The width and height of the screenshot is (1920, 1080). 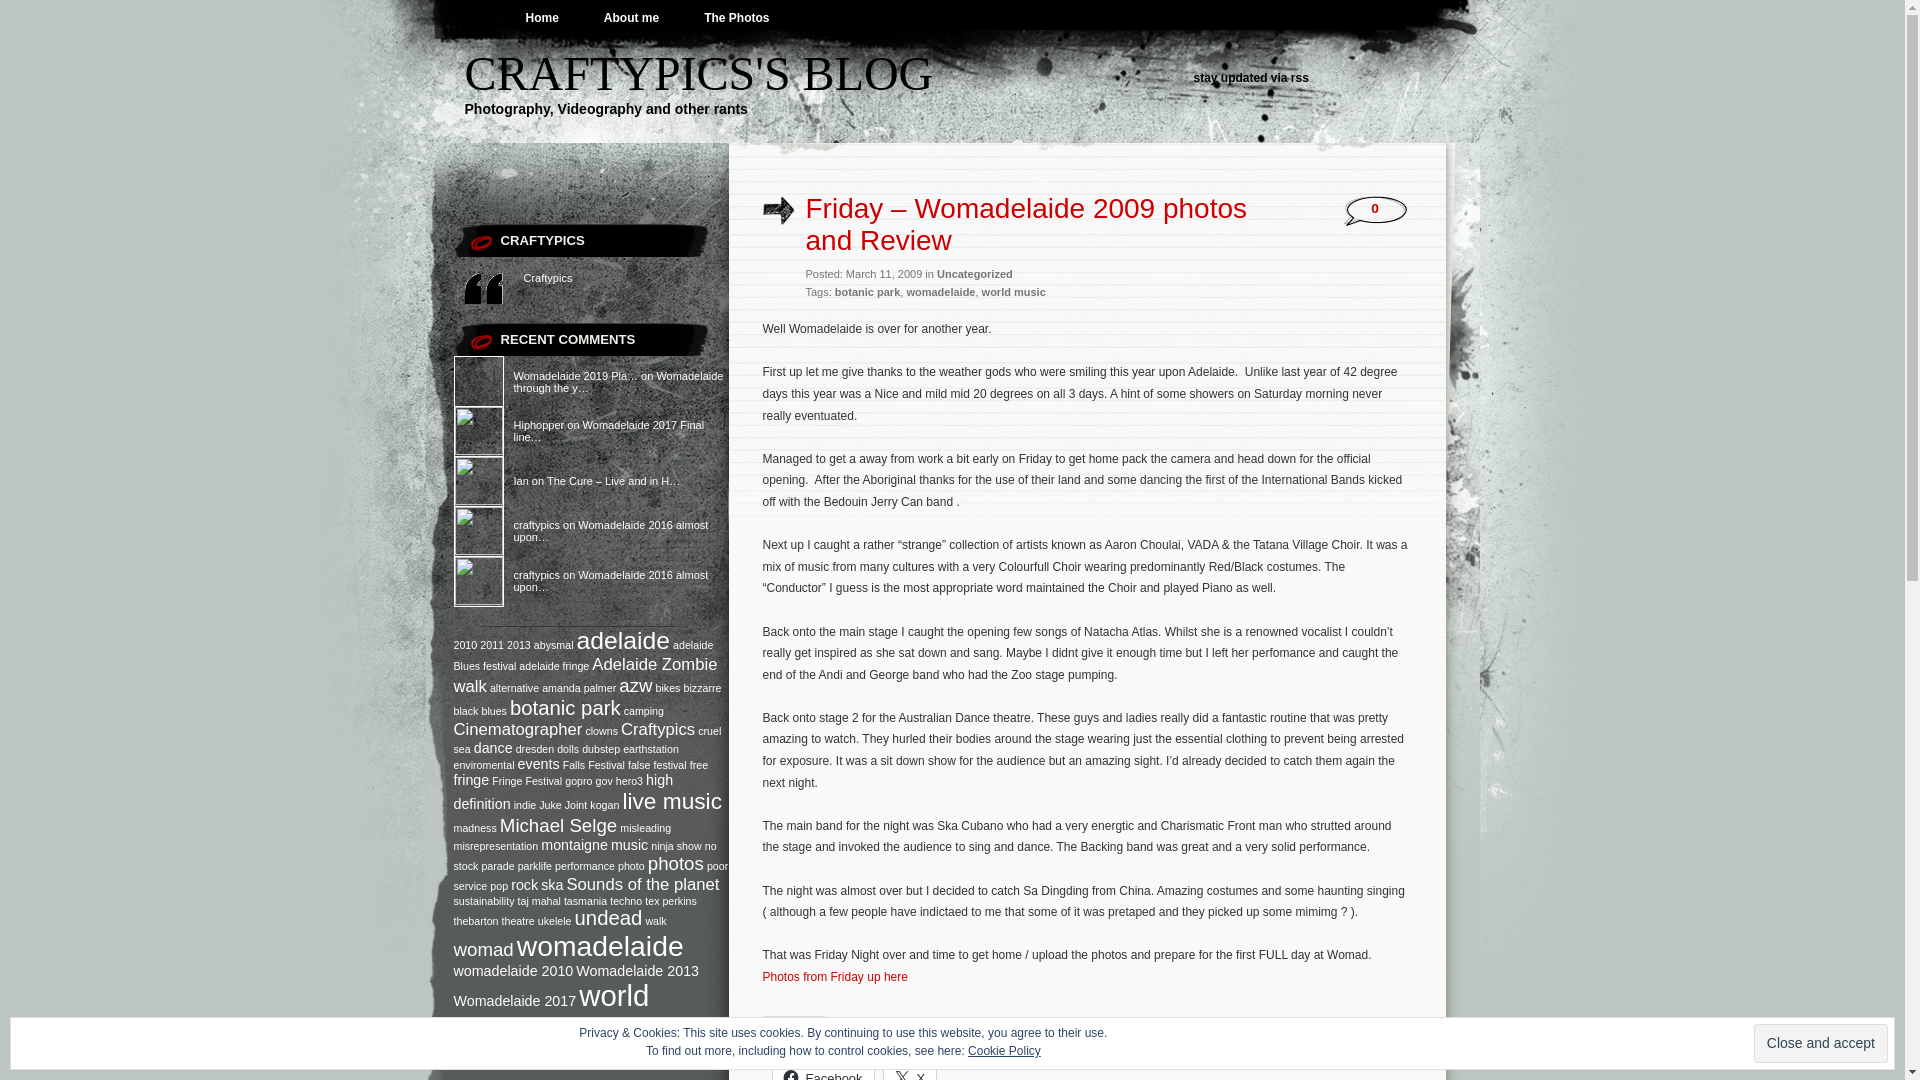 I want to click on '2011', so click(x=491, y=644).